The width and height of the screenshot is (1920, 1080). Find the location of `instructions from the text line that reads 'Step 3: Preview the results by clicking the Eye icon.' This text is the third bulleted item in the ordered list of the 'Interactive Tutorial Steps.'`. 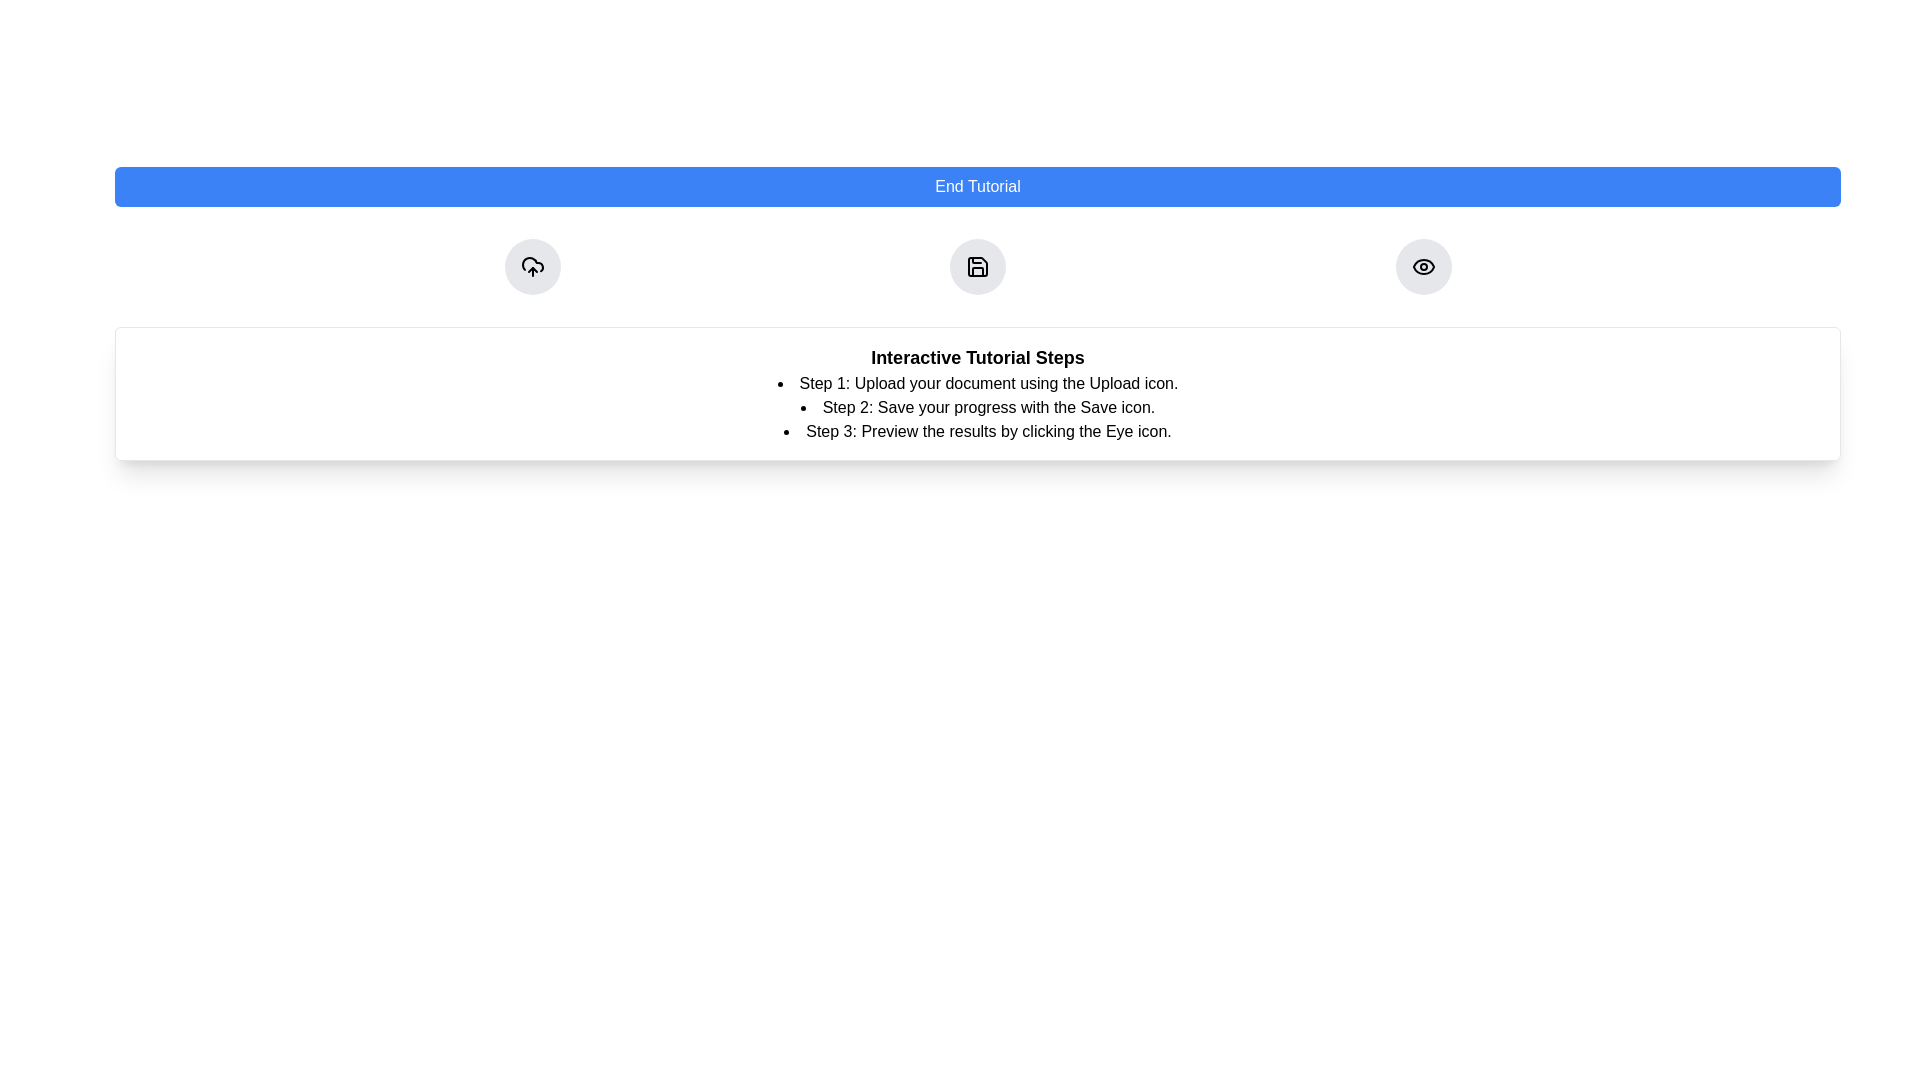

instructions from the text line that reads 'Step 3: Preview the results by clicking the Eye icon.' This text is the third bulleted item in the ordered list of the 'Interactive Tutorial Steps.' is located at coordinates (978, 431).